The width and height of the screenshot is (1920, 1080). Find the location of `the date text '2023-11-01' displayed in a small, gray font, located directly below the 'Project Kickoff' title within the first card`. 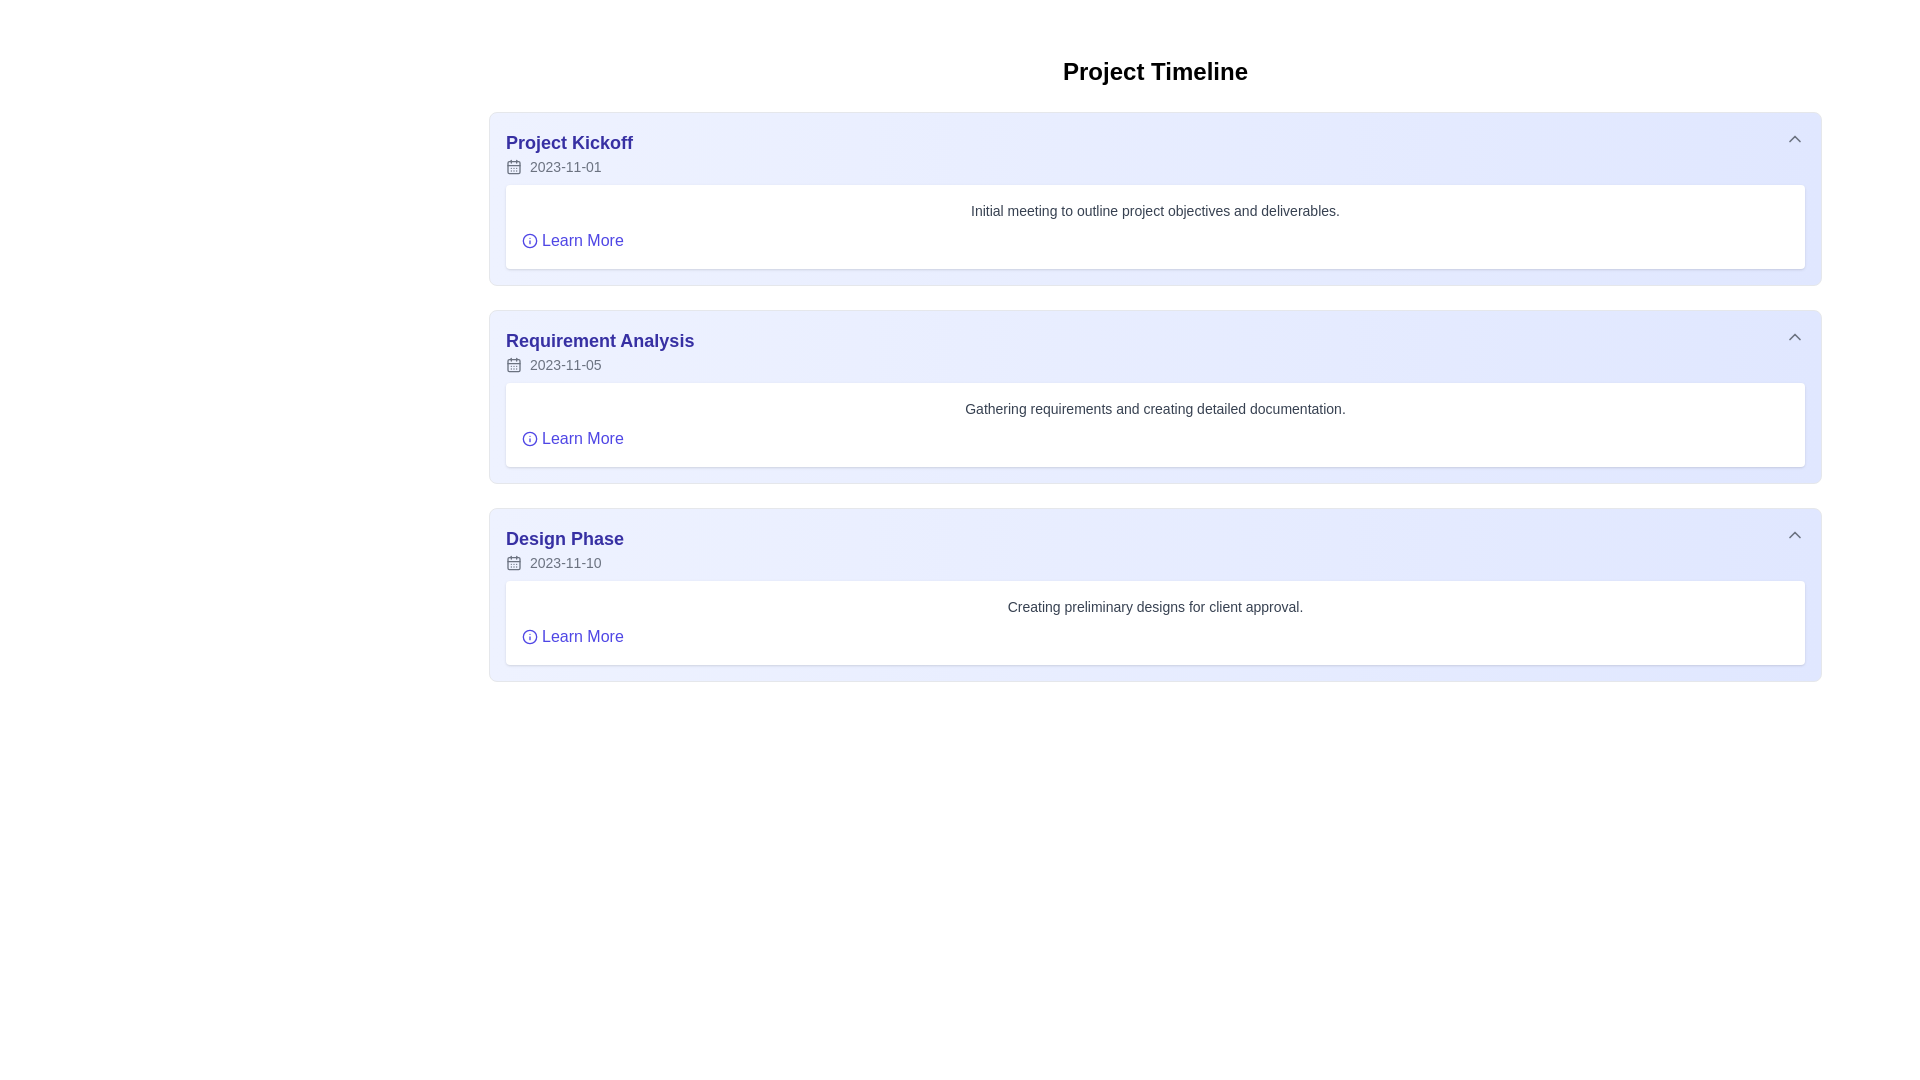

the date text '2023-11-01' displayed in a small, gray font, located directly below the 'Project Kickoff' title within the first card is located at coordinates (568, 165).